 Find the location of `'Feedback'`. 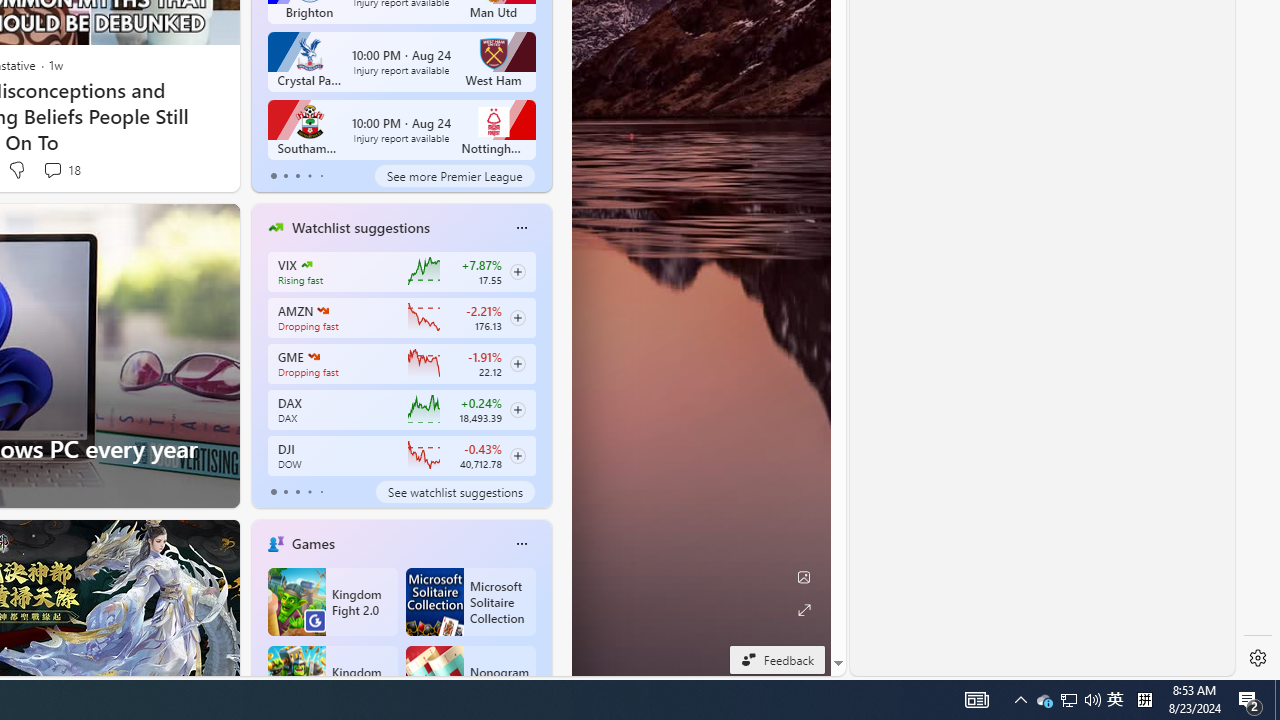

'Feedback' is located at coordinates (776, 659).